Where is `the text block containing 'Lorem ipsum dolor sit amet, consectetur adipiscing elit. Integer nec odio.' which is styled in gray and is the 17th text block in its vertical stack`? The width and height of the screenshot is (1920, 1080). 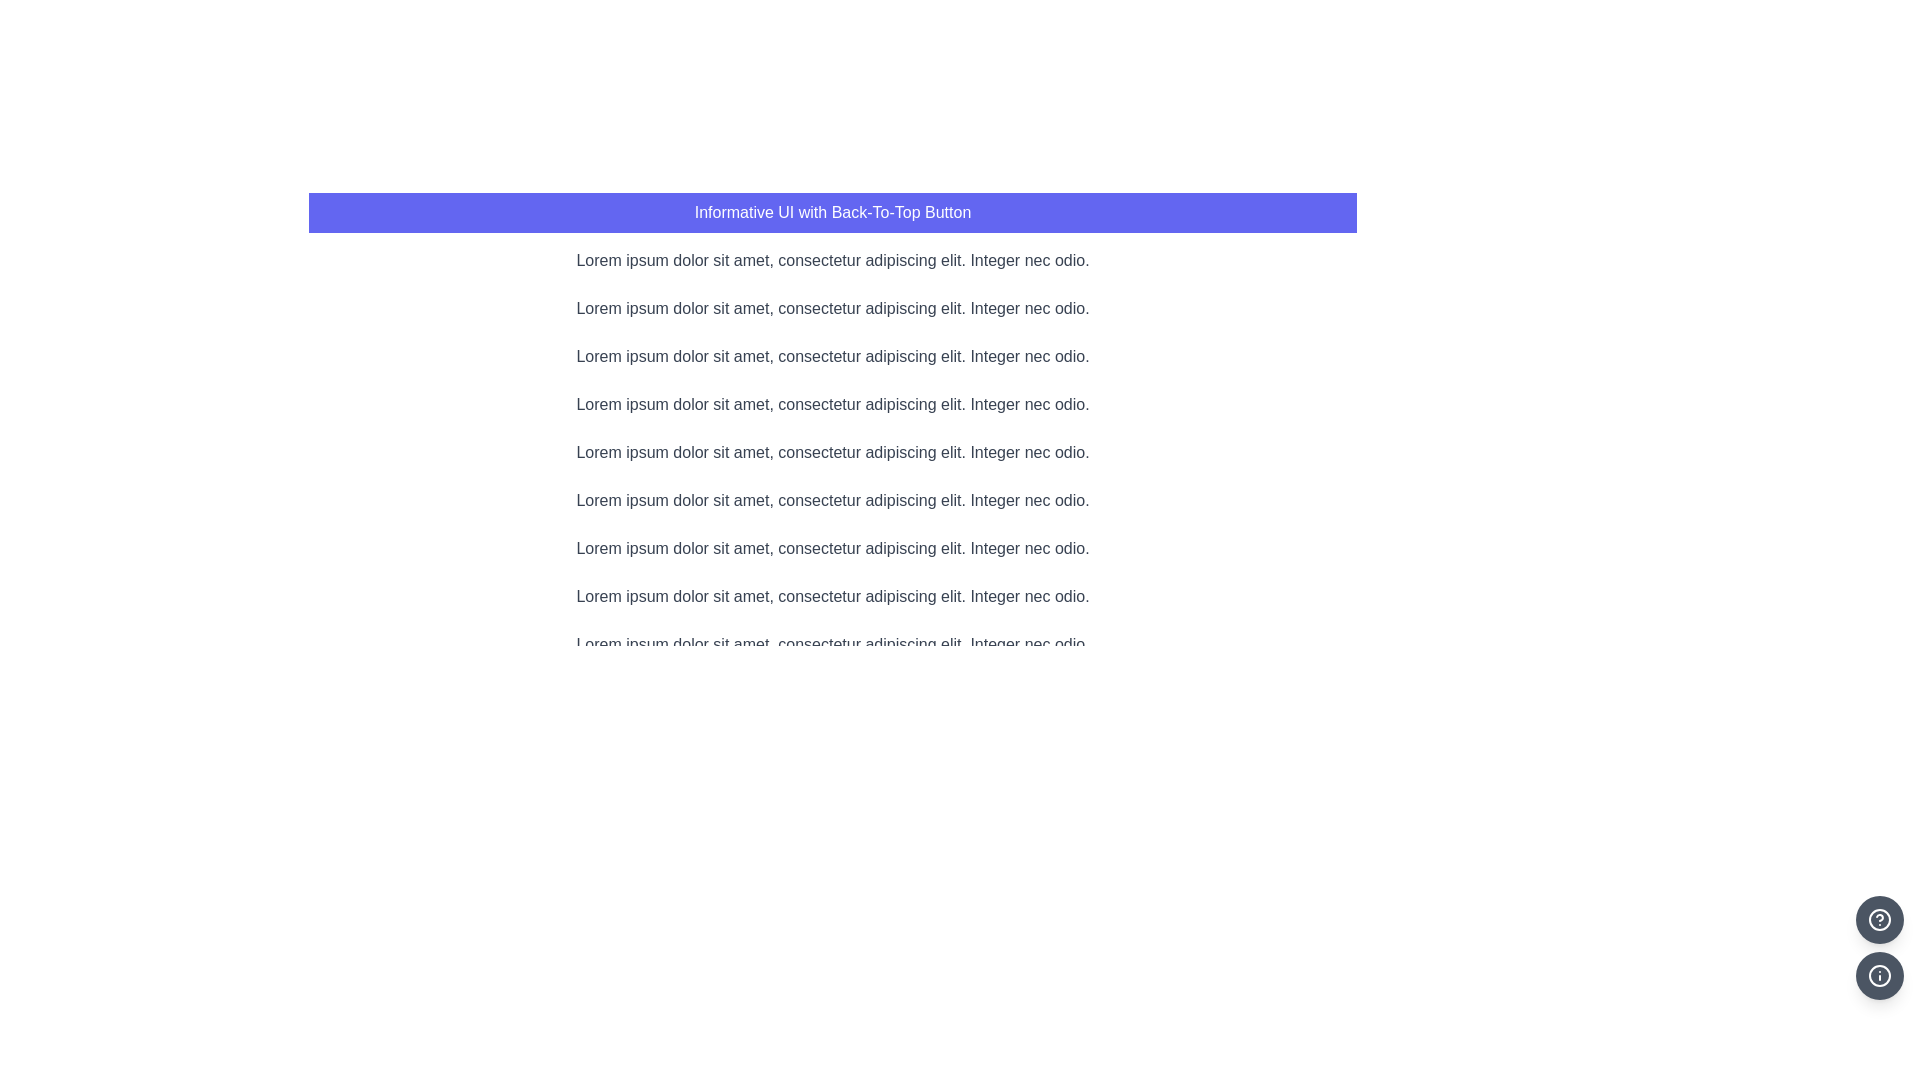
the text block containing 'Lorem ipsum dolor sit amet, consectetur adipiscing elit. Integer nec odio.' which is styled in gray and is the 17th text block in its vertical stack is located at coordinates (833, 1029).